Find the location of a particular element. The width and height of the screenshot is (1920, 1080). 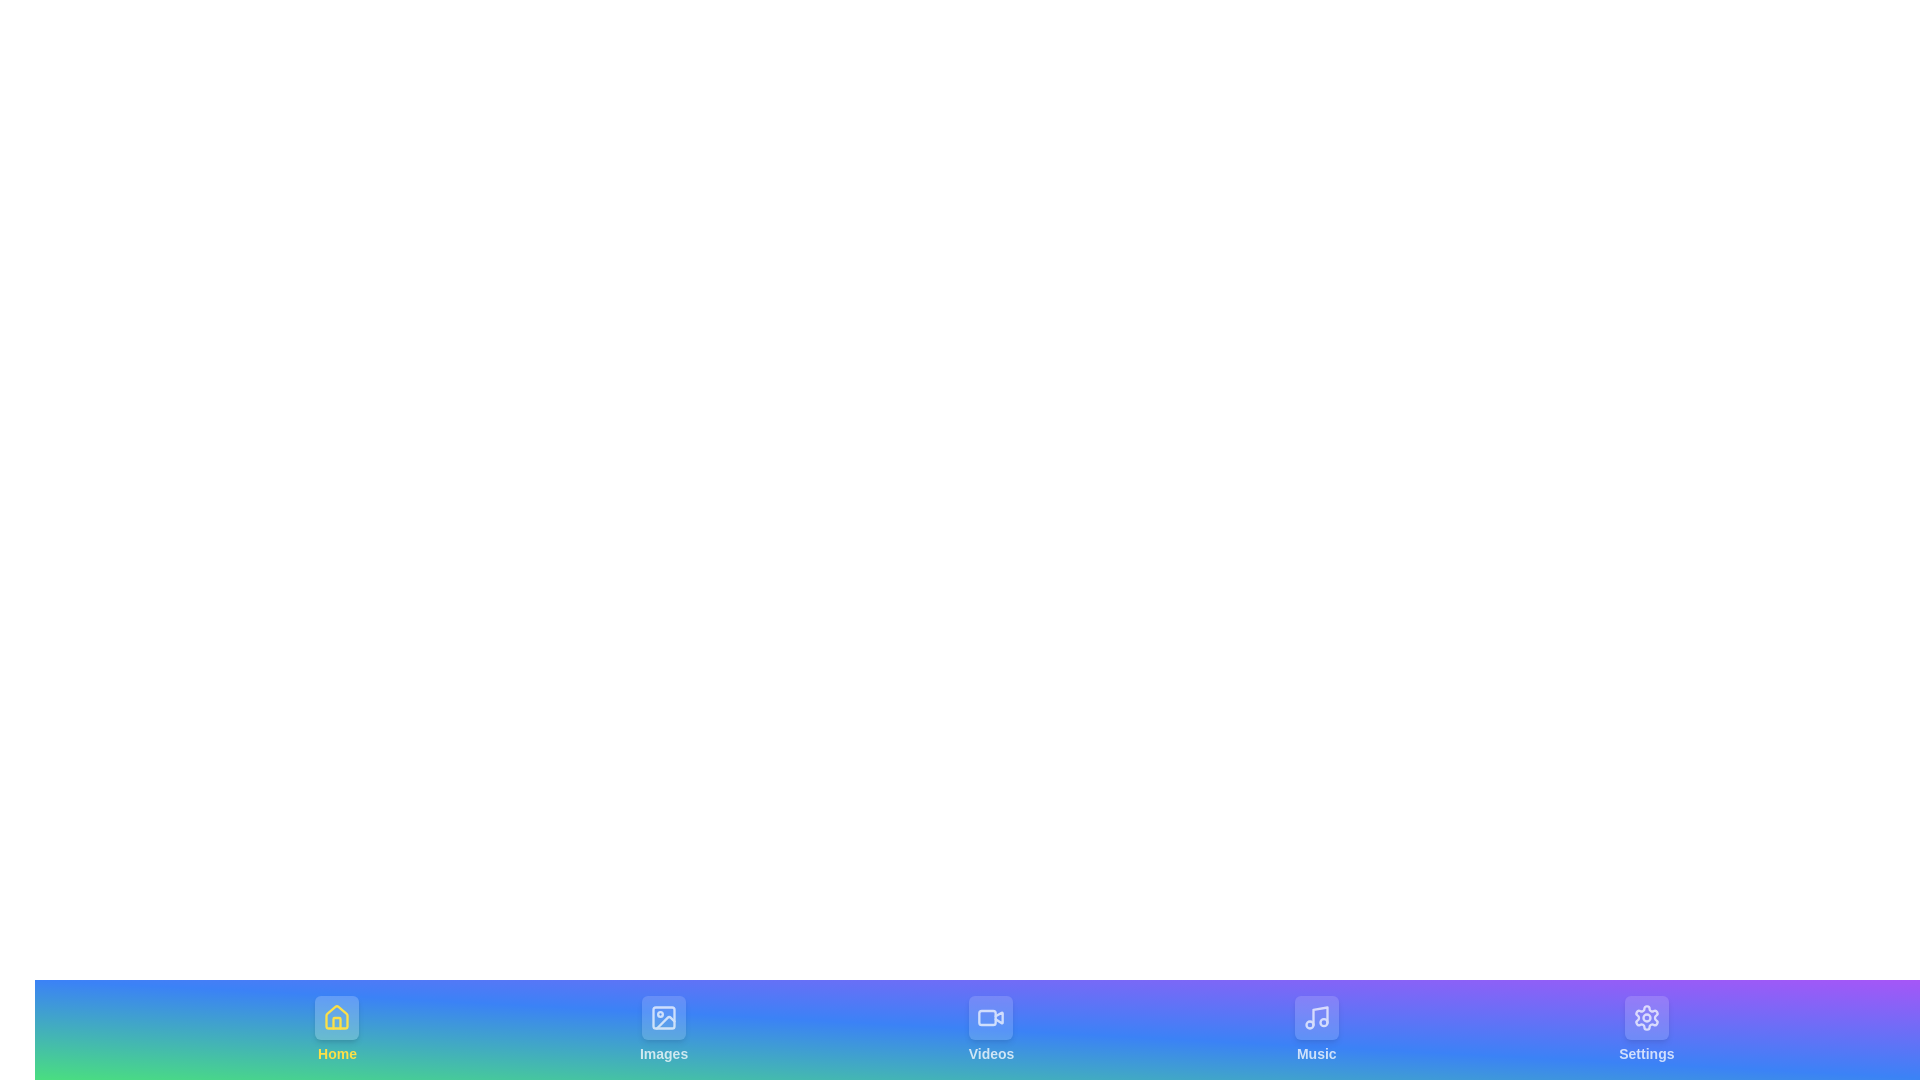

the tab corresponding to Images is located at coordinates (664, 1029).